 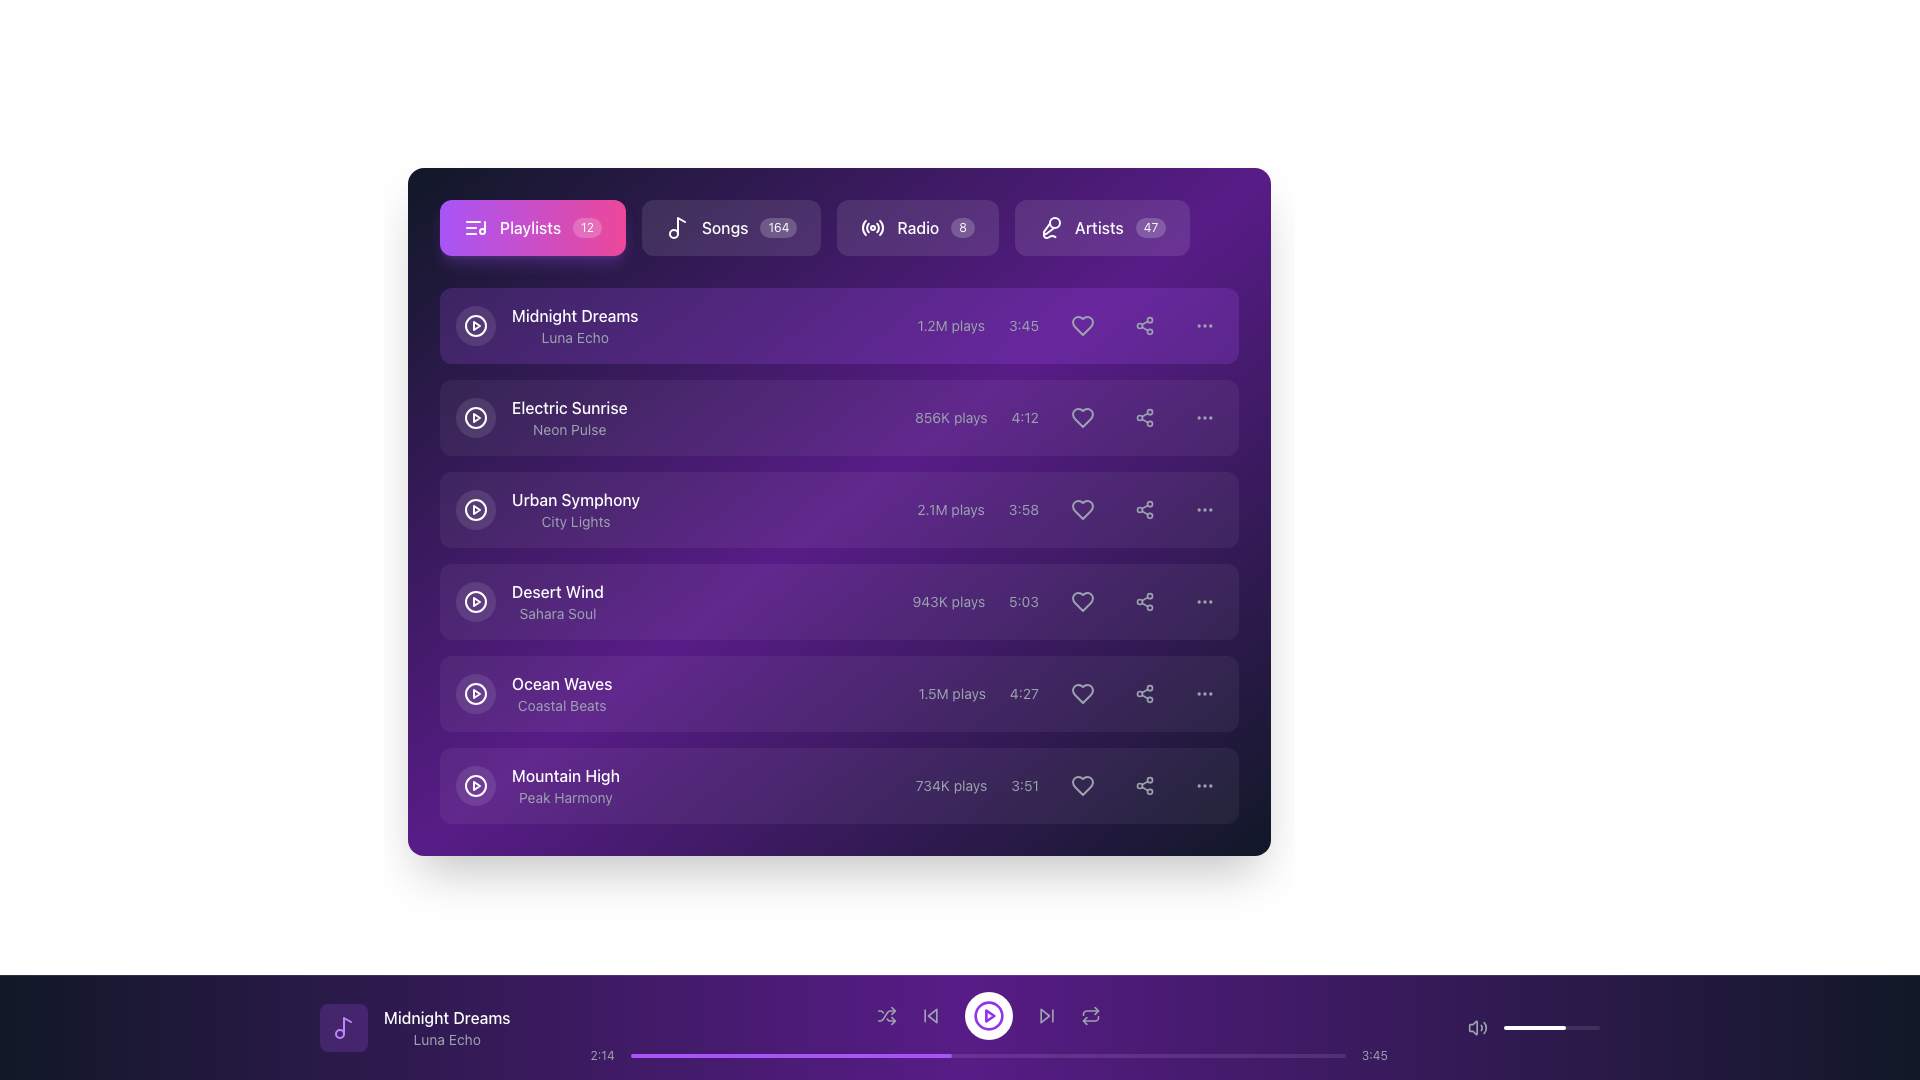 What do you see at coordinates (547, 325) in the screenshot?
I see `the first song entry in the playlist` at bounding box center [547, 325].